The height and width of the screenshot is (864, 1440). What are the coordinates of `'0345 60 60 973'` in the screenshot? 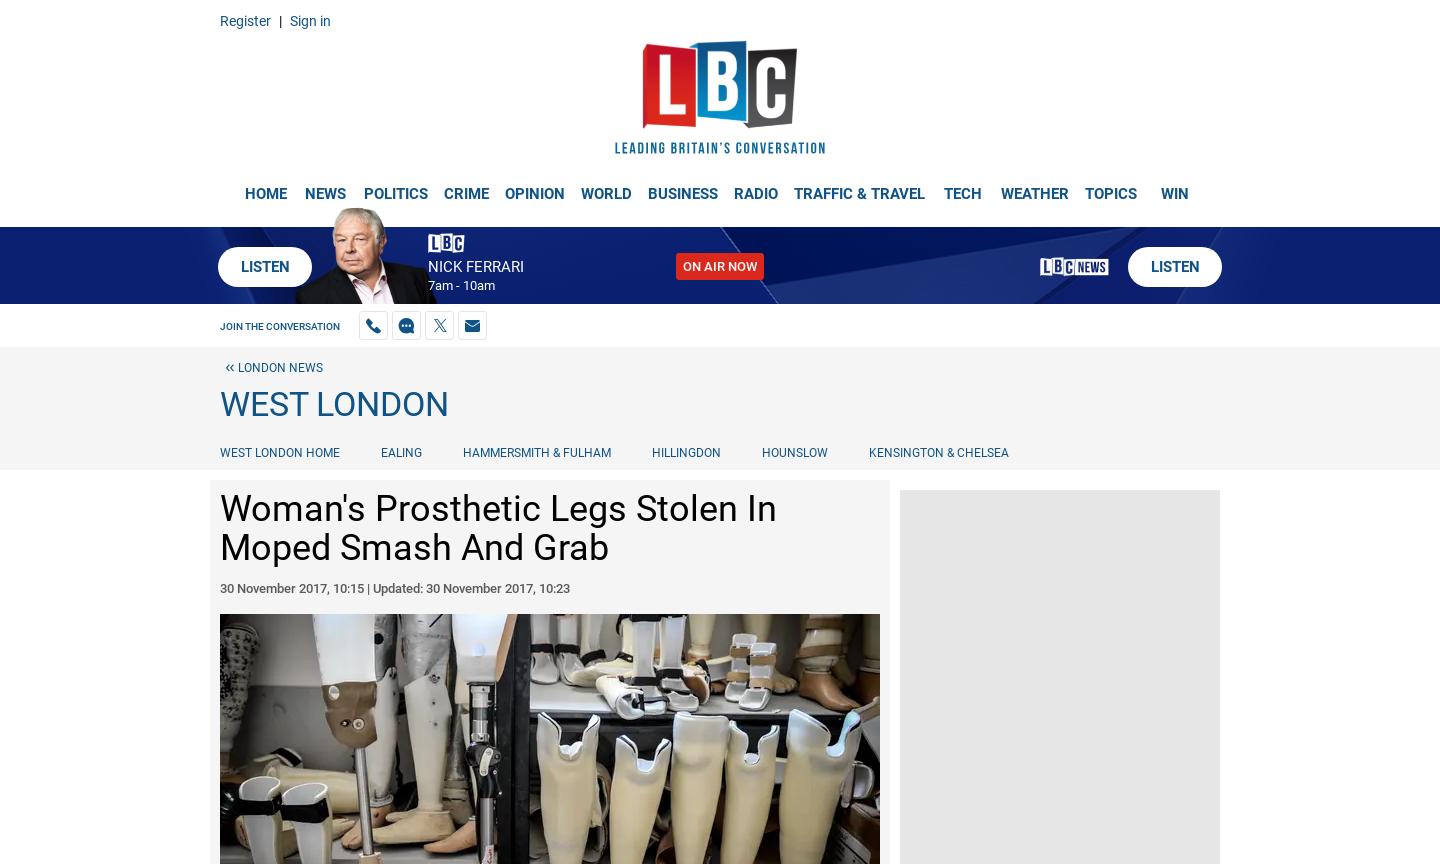 It's located at (66, 15).